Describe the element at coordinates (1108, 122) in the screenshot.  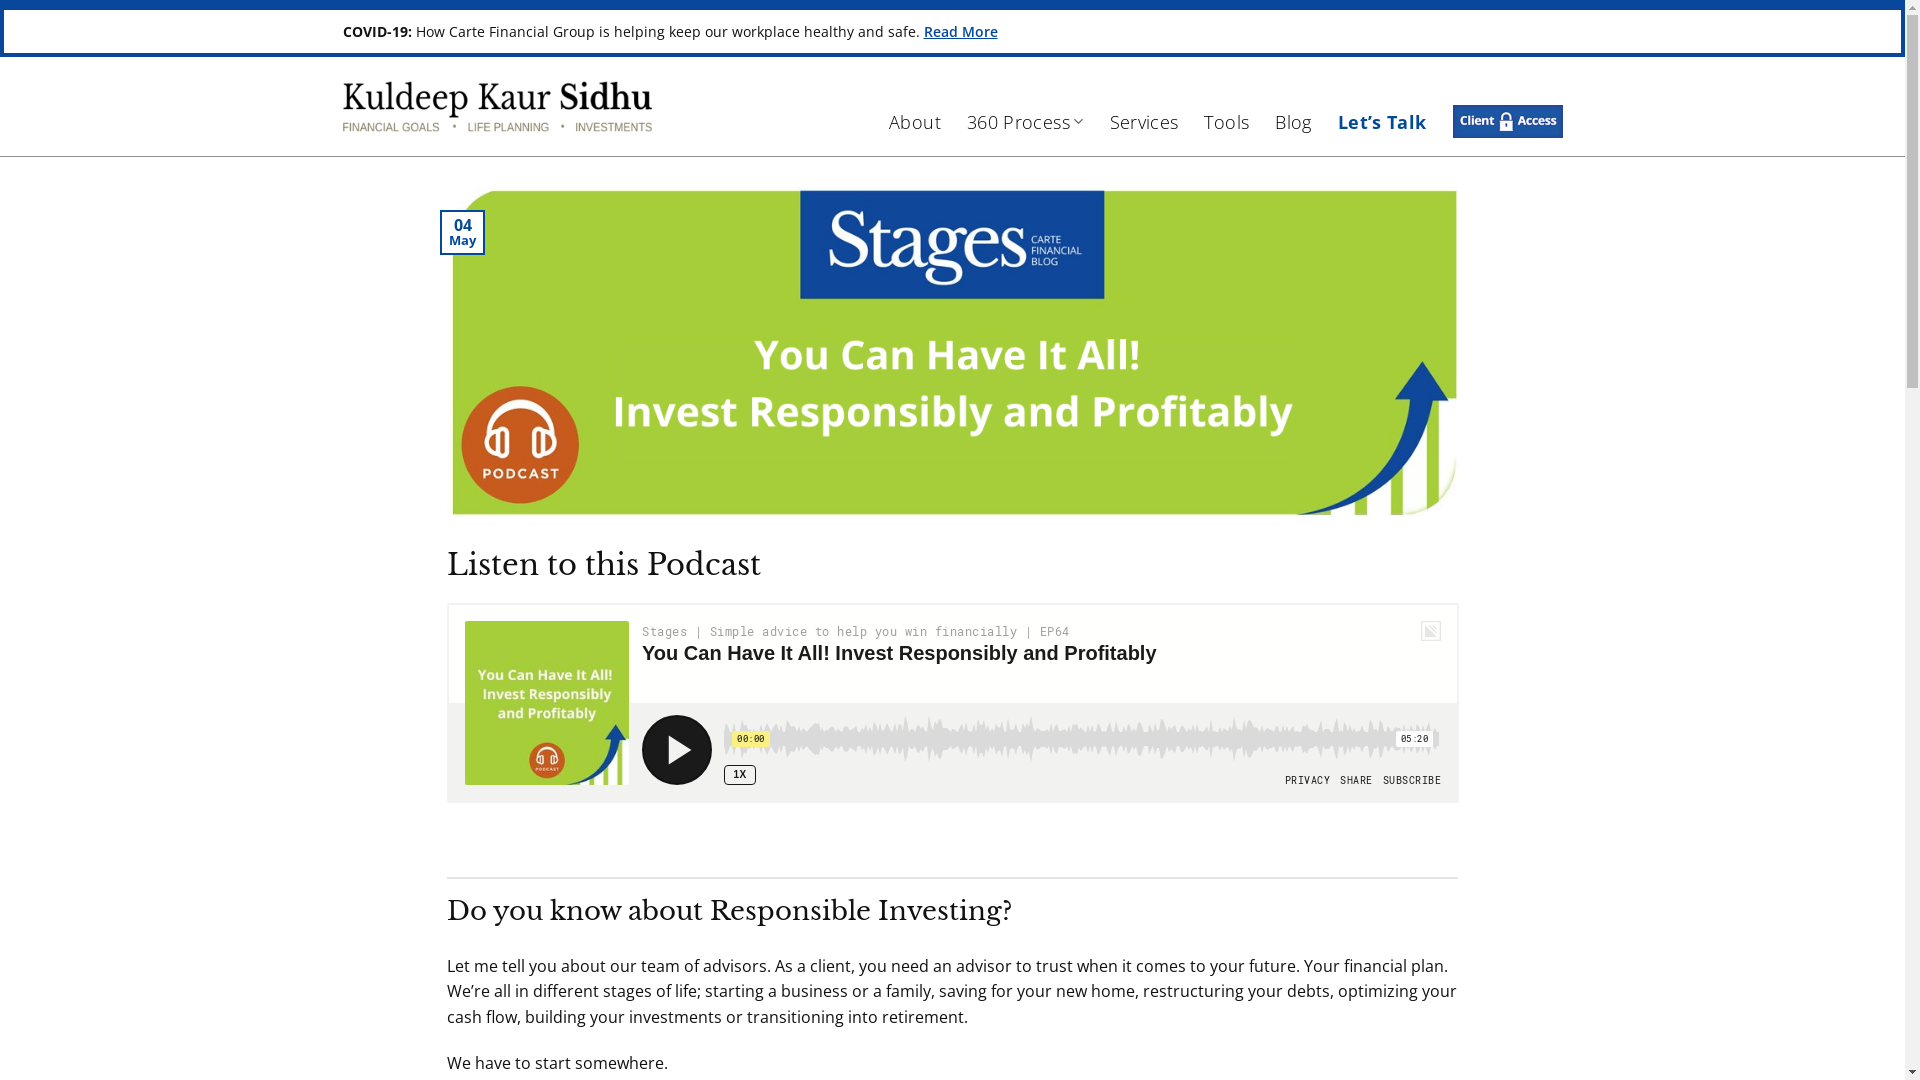
I see `'Services'` at that location.